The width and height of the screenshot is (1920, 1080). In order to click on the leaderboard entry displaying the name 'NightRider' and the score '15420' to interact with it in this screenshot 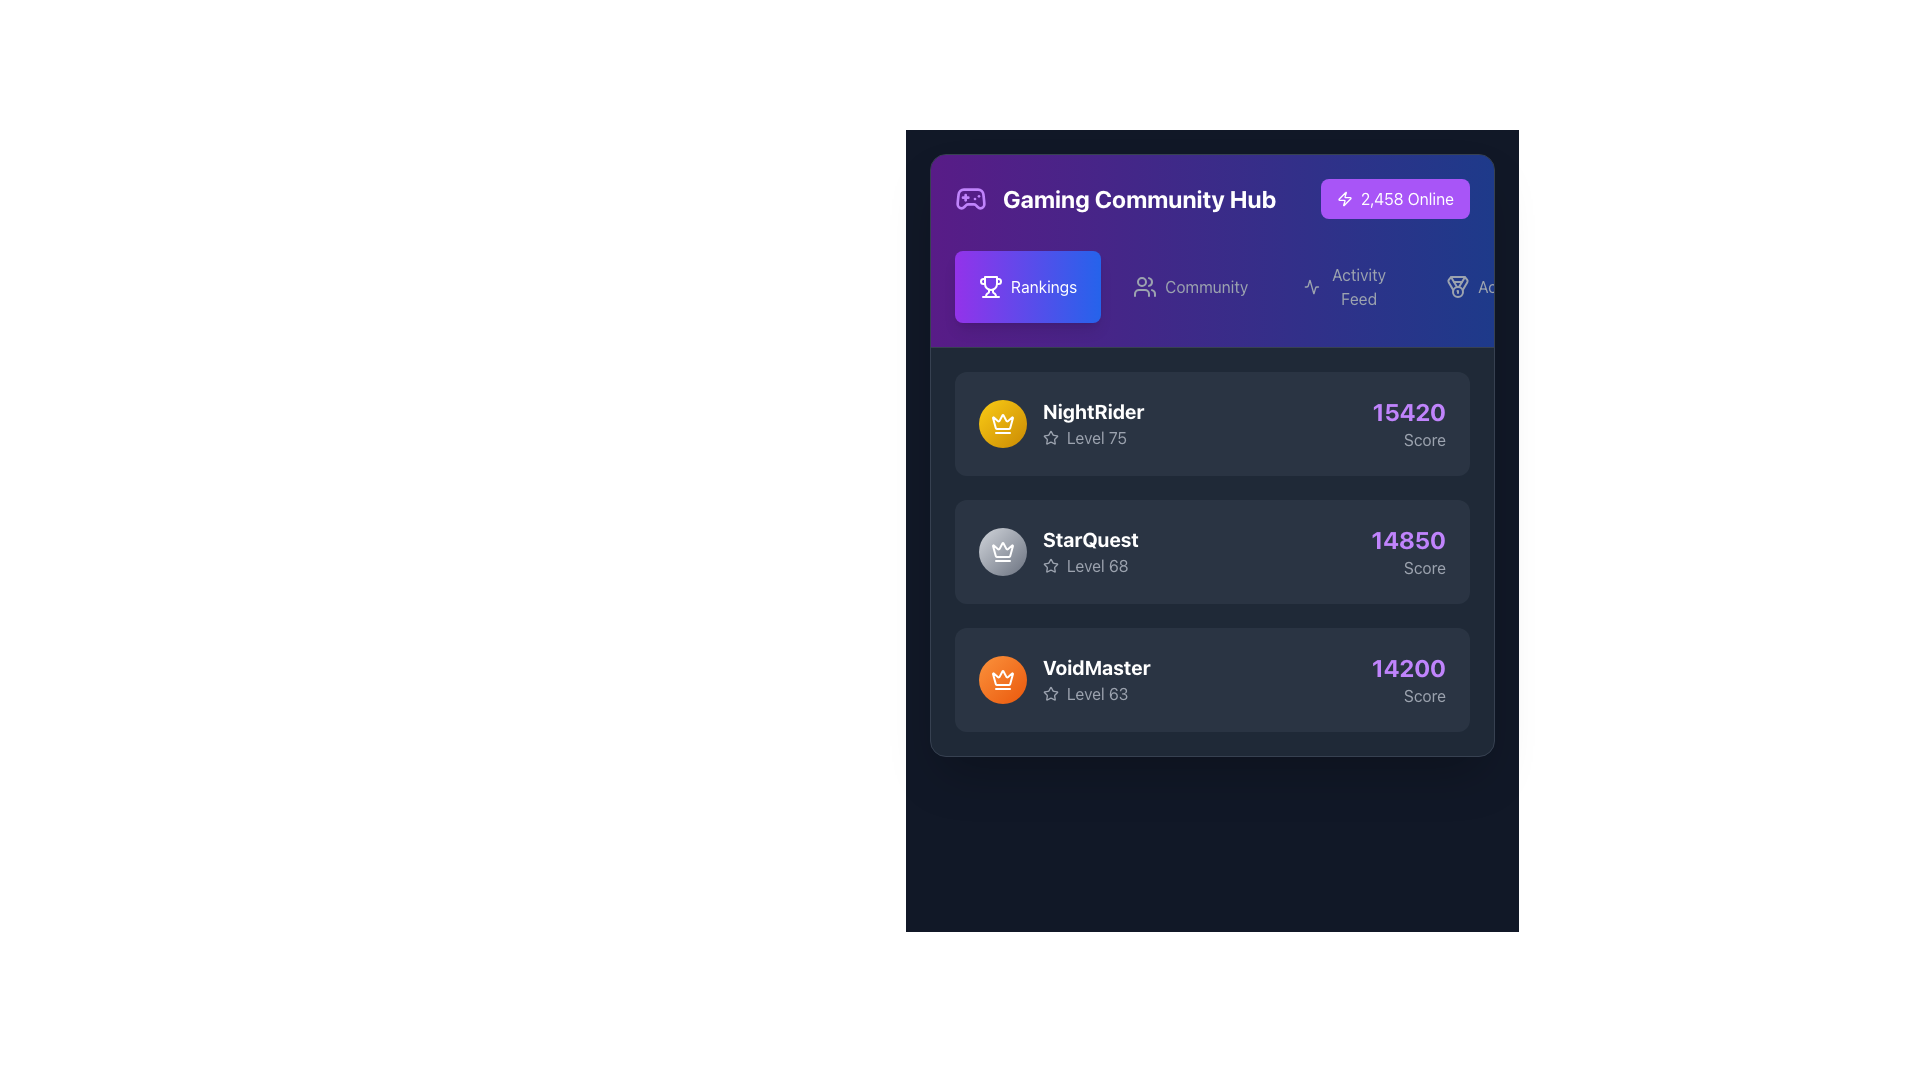, I will do `click(1211, 423)`.